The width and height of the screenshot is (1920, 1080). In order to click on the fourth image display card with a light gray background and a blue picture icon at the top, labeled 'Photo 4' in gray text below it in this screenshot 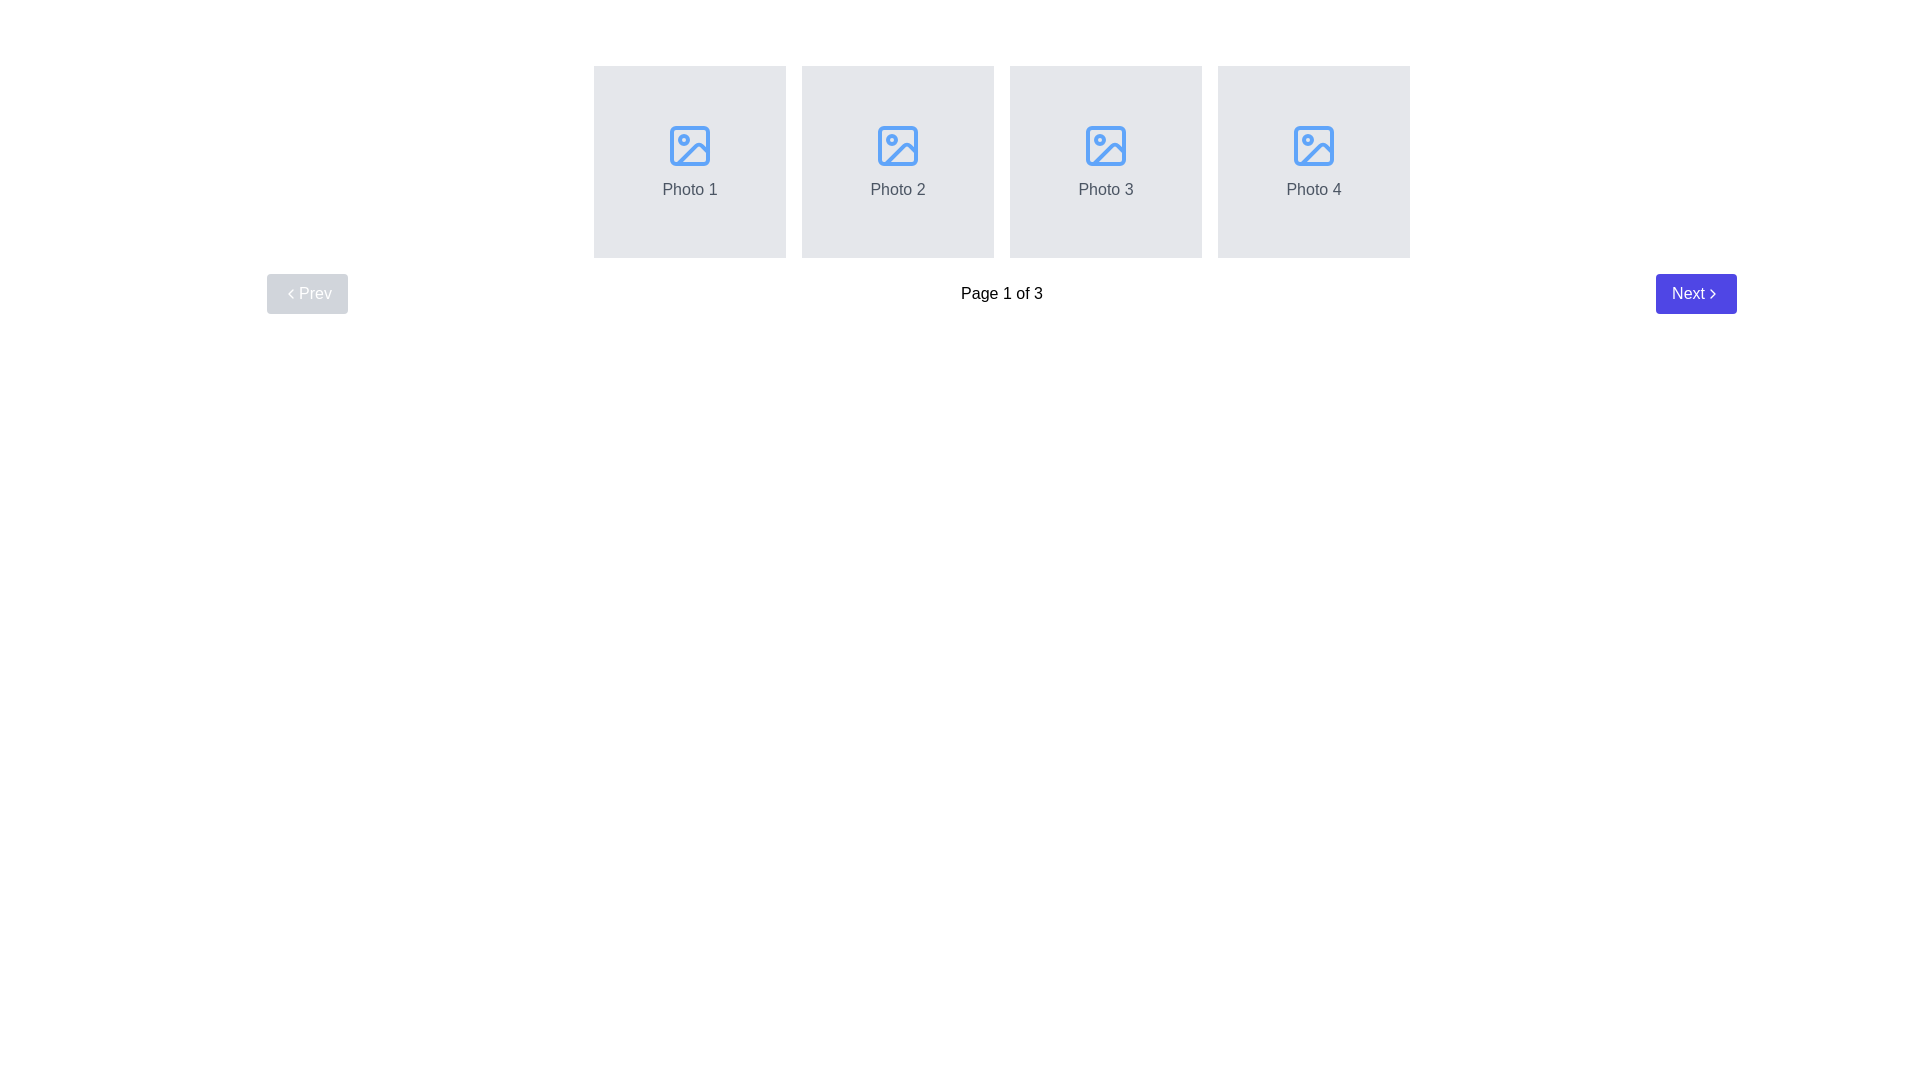, I will do `click(1314, 161)`.